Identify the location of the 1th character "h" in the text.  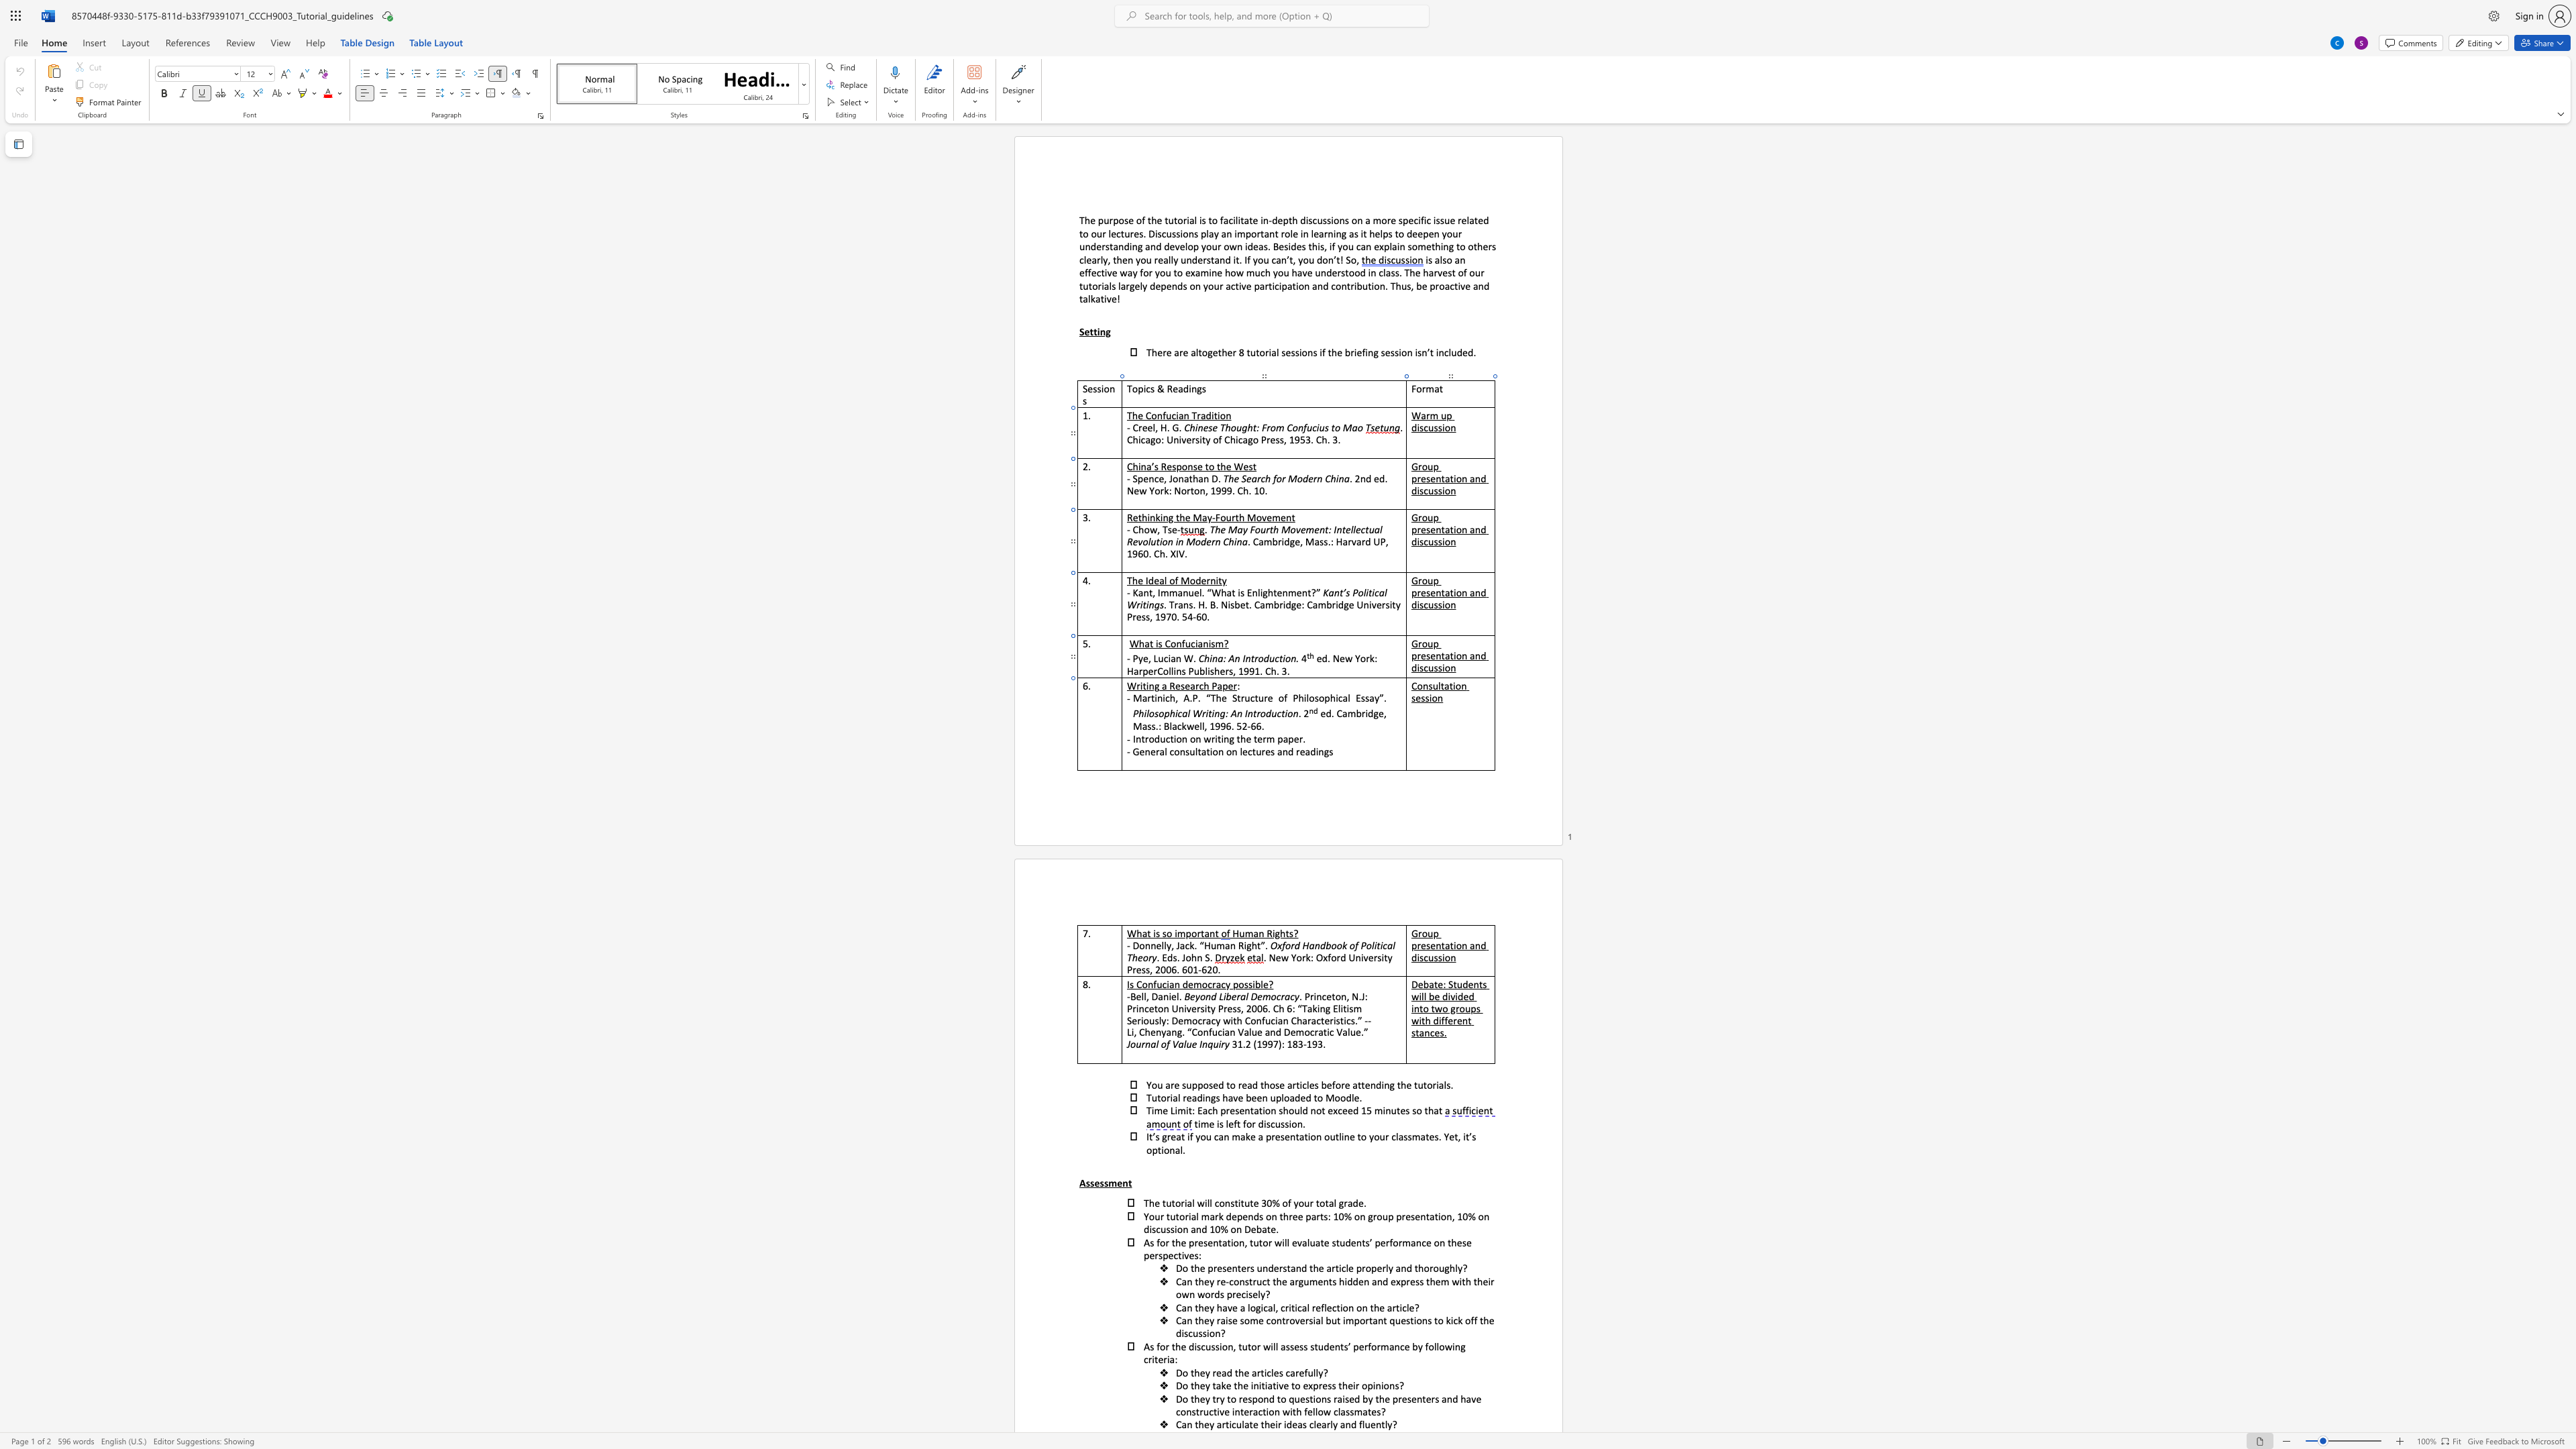
(1205, 685).